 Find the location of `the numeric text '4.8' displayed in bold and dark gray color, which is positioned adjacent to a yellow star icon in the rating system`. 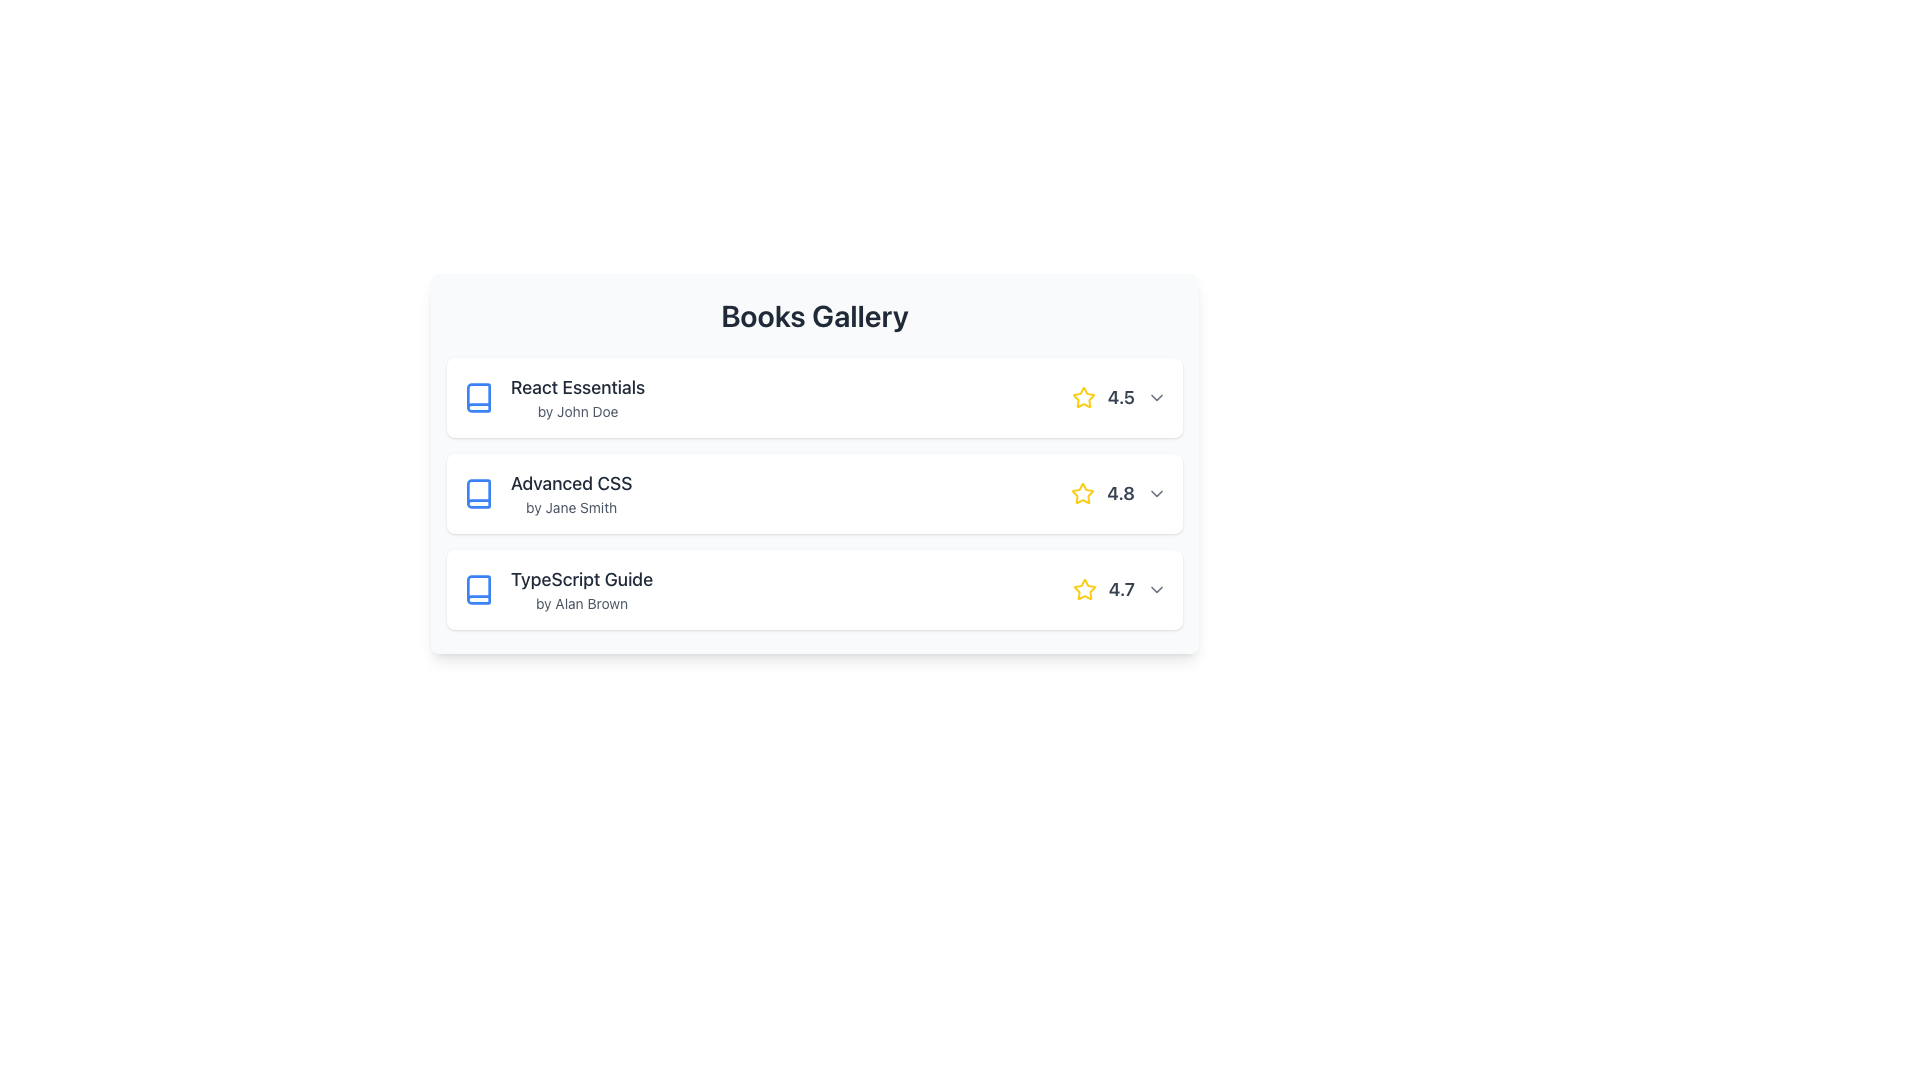

the numeric text '4.8' displayed in bold and dark gray color, which is positioned adjacent to a yellow star icon in the rating system is located at coordinates (1121, 493).